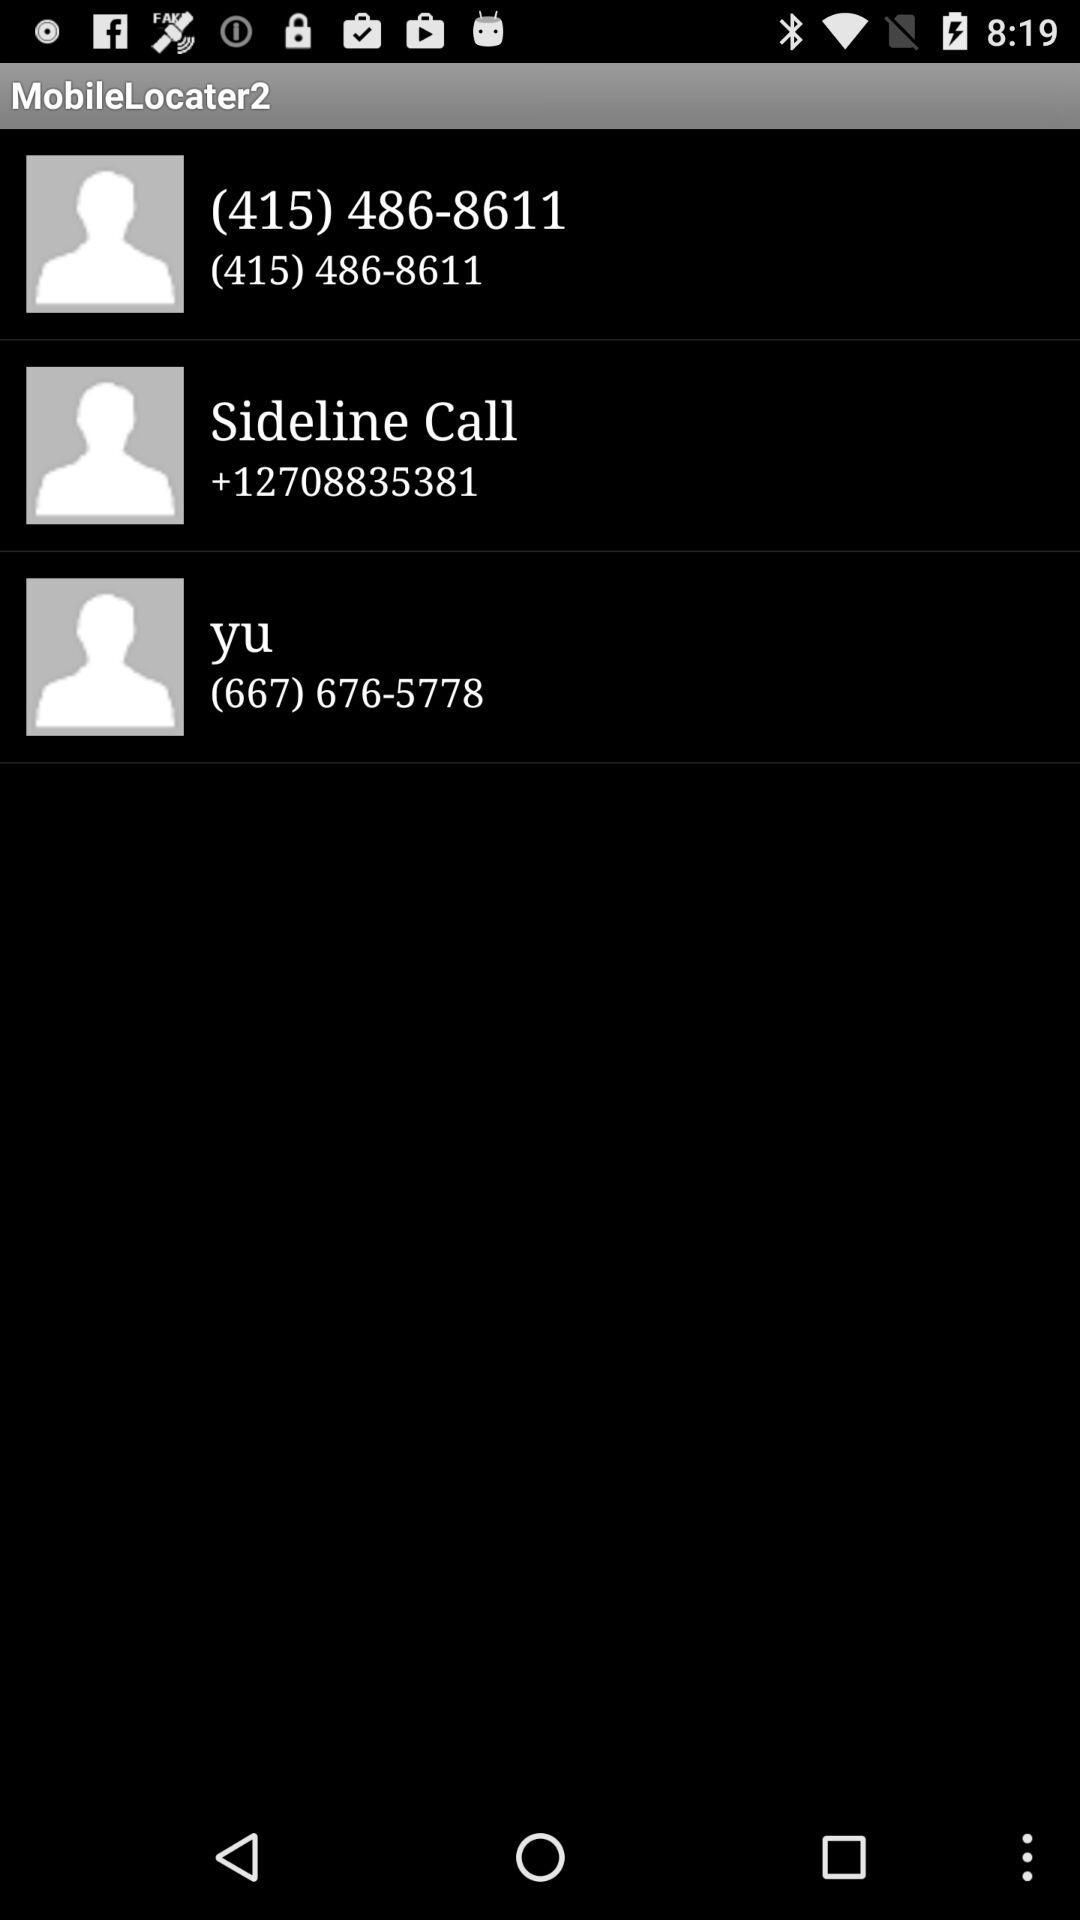 This screenshot has width=1080, height=1920. I want to click on the +12708835381 icon, so click(631, 480).